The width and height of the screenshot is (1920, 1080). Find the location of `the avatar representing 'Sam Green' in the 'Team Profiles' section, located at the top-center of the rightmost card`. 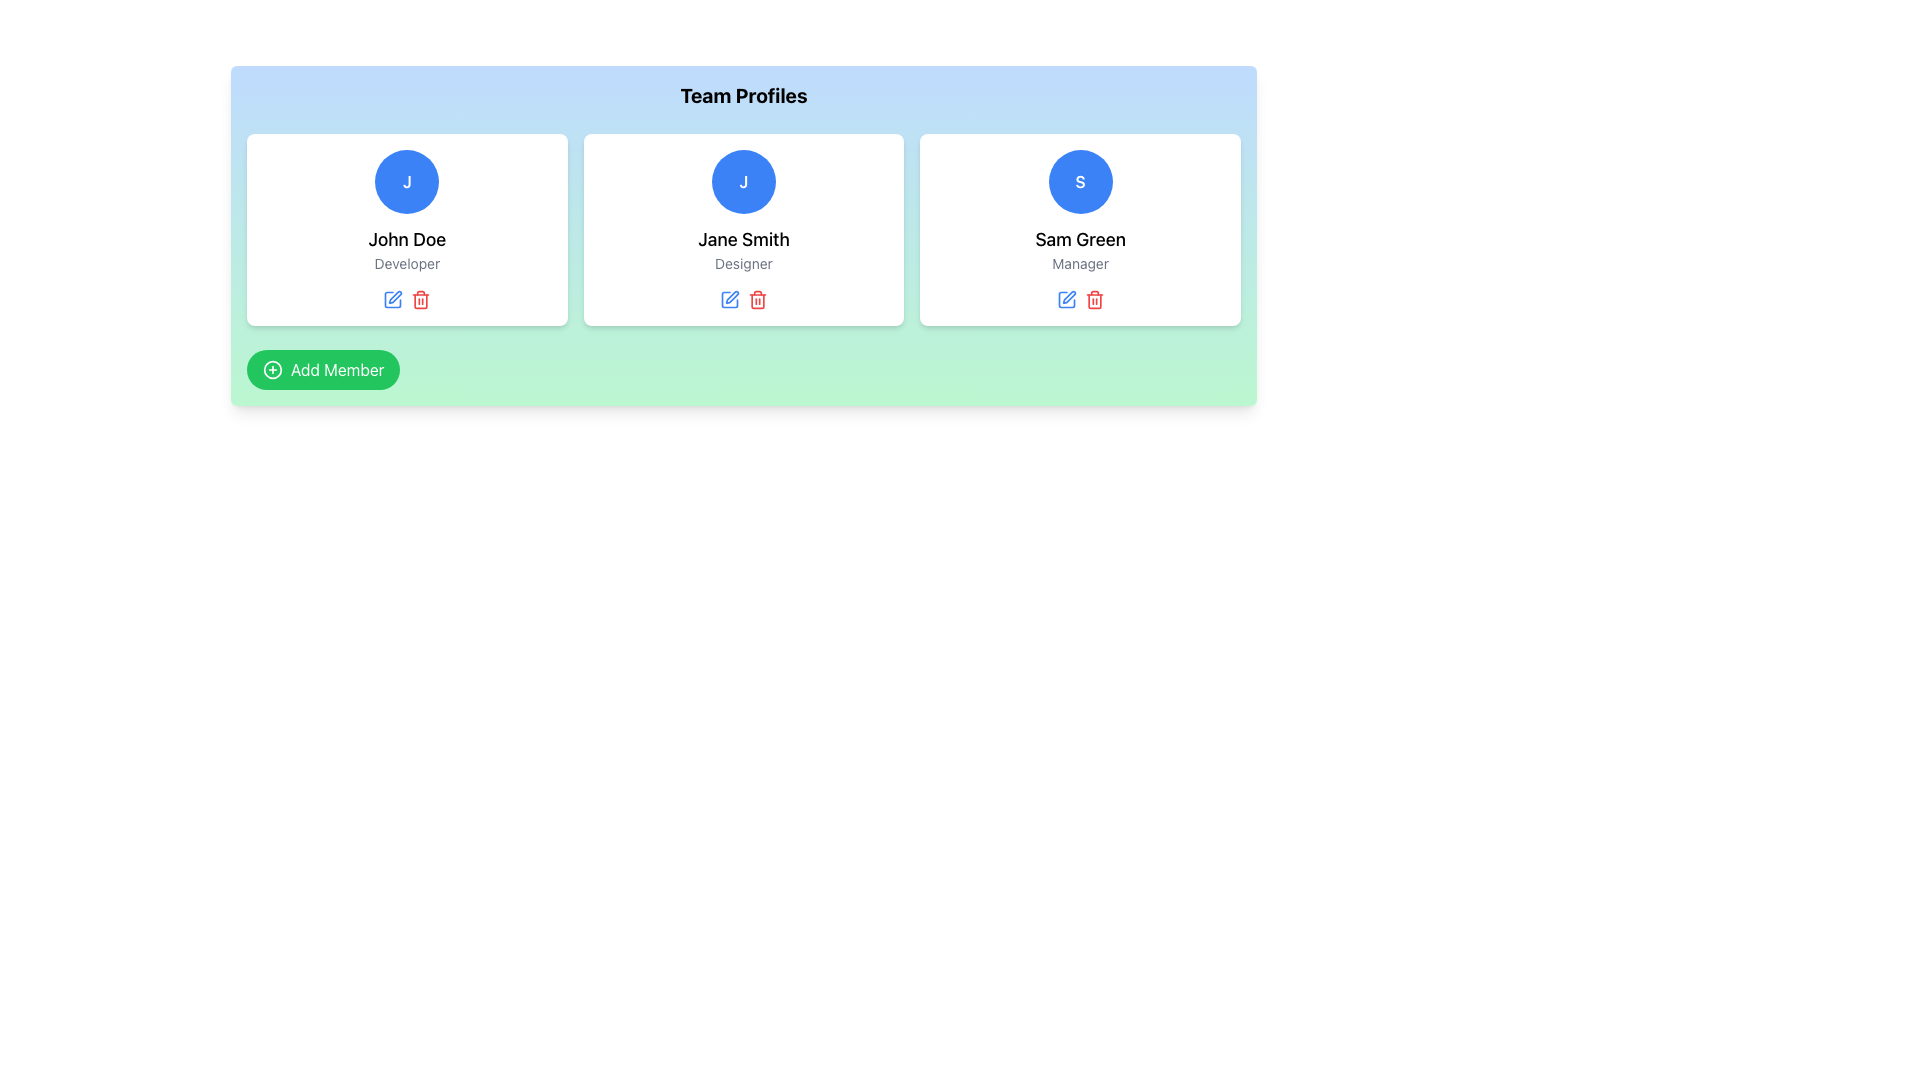

the avatar representing 'Sam Green' in the 'Team Profiles' section, located at the top-center of the rightmost card is located at coordinates (1079, 181).